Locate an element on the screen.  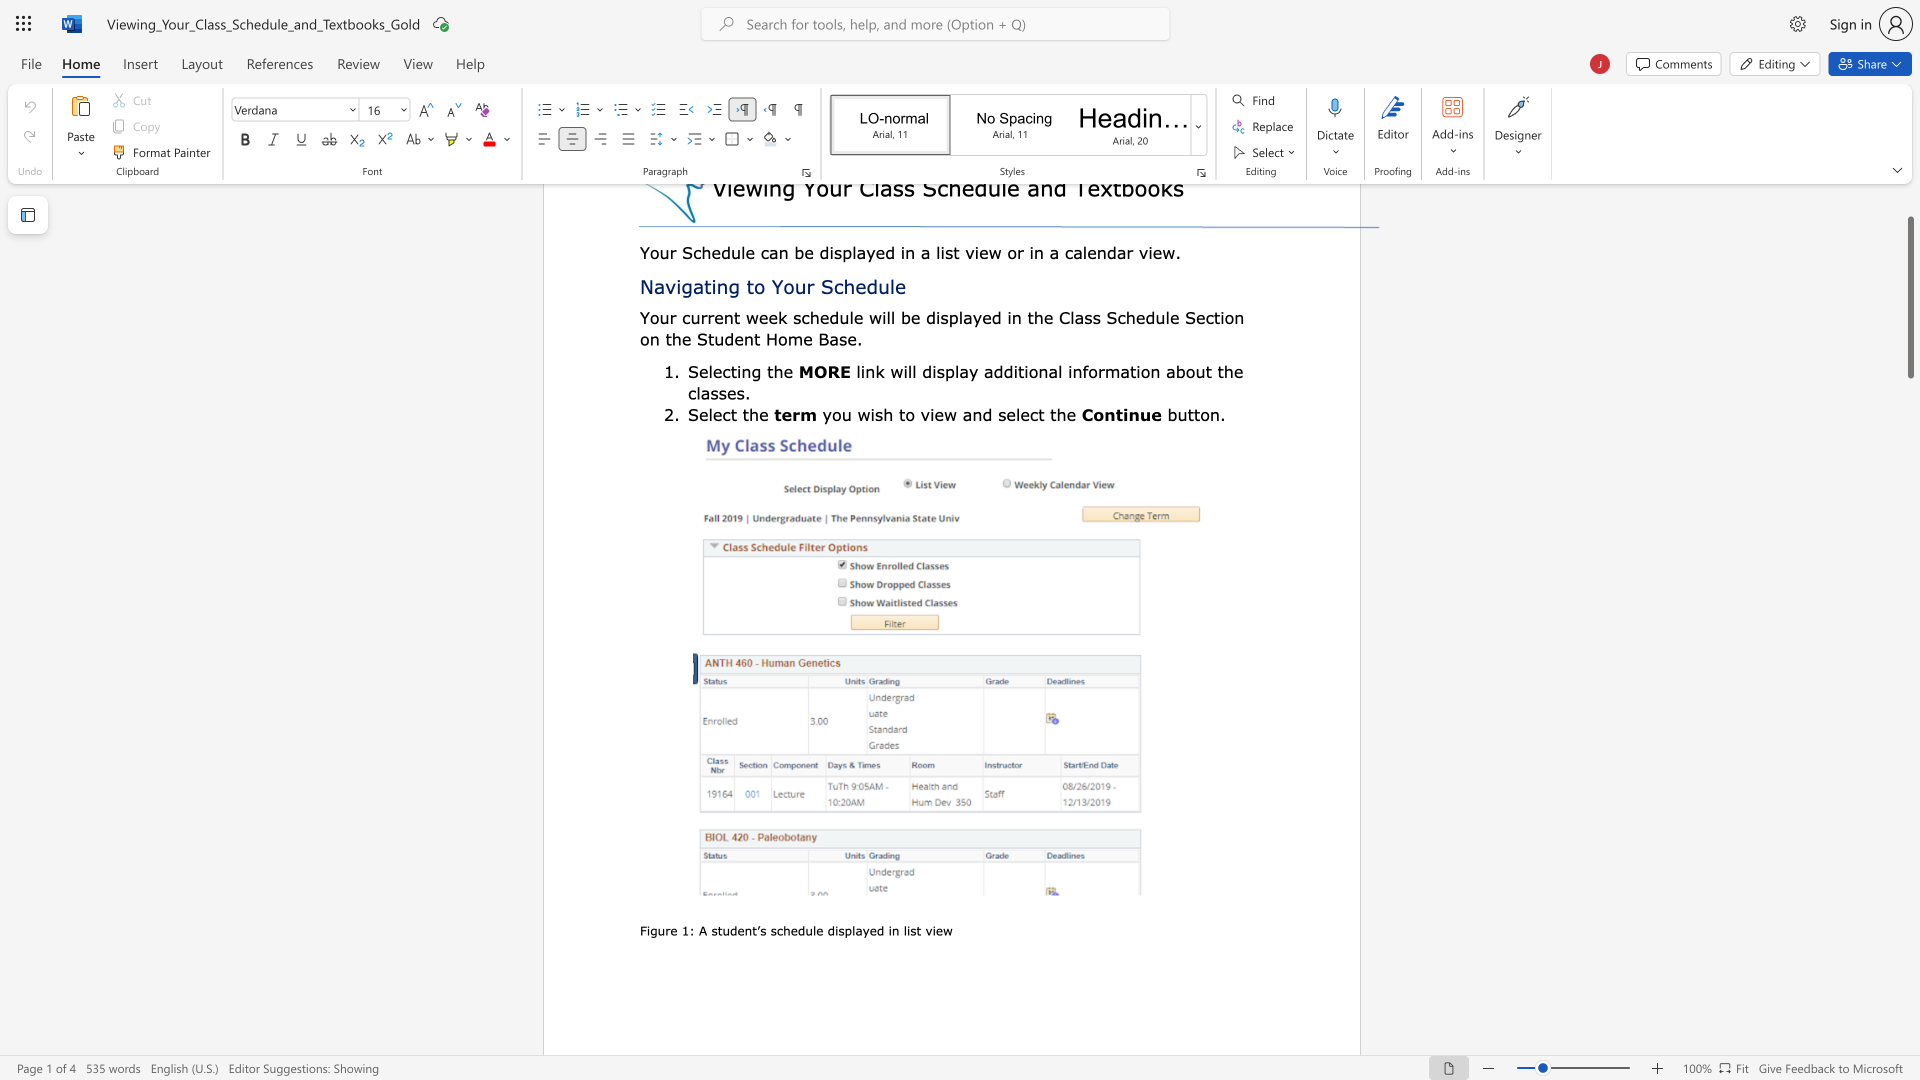
the scrollbar and move up 20 pixels is located at coordinates (1909, 297).